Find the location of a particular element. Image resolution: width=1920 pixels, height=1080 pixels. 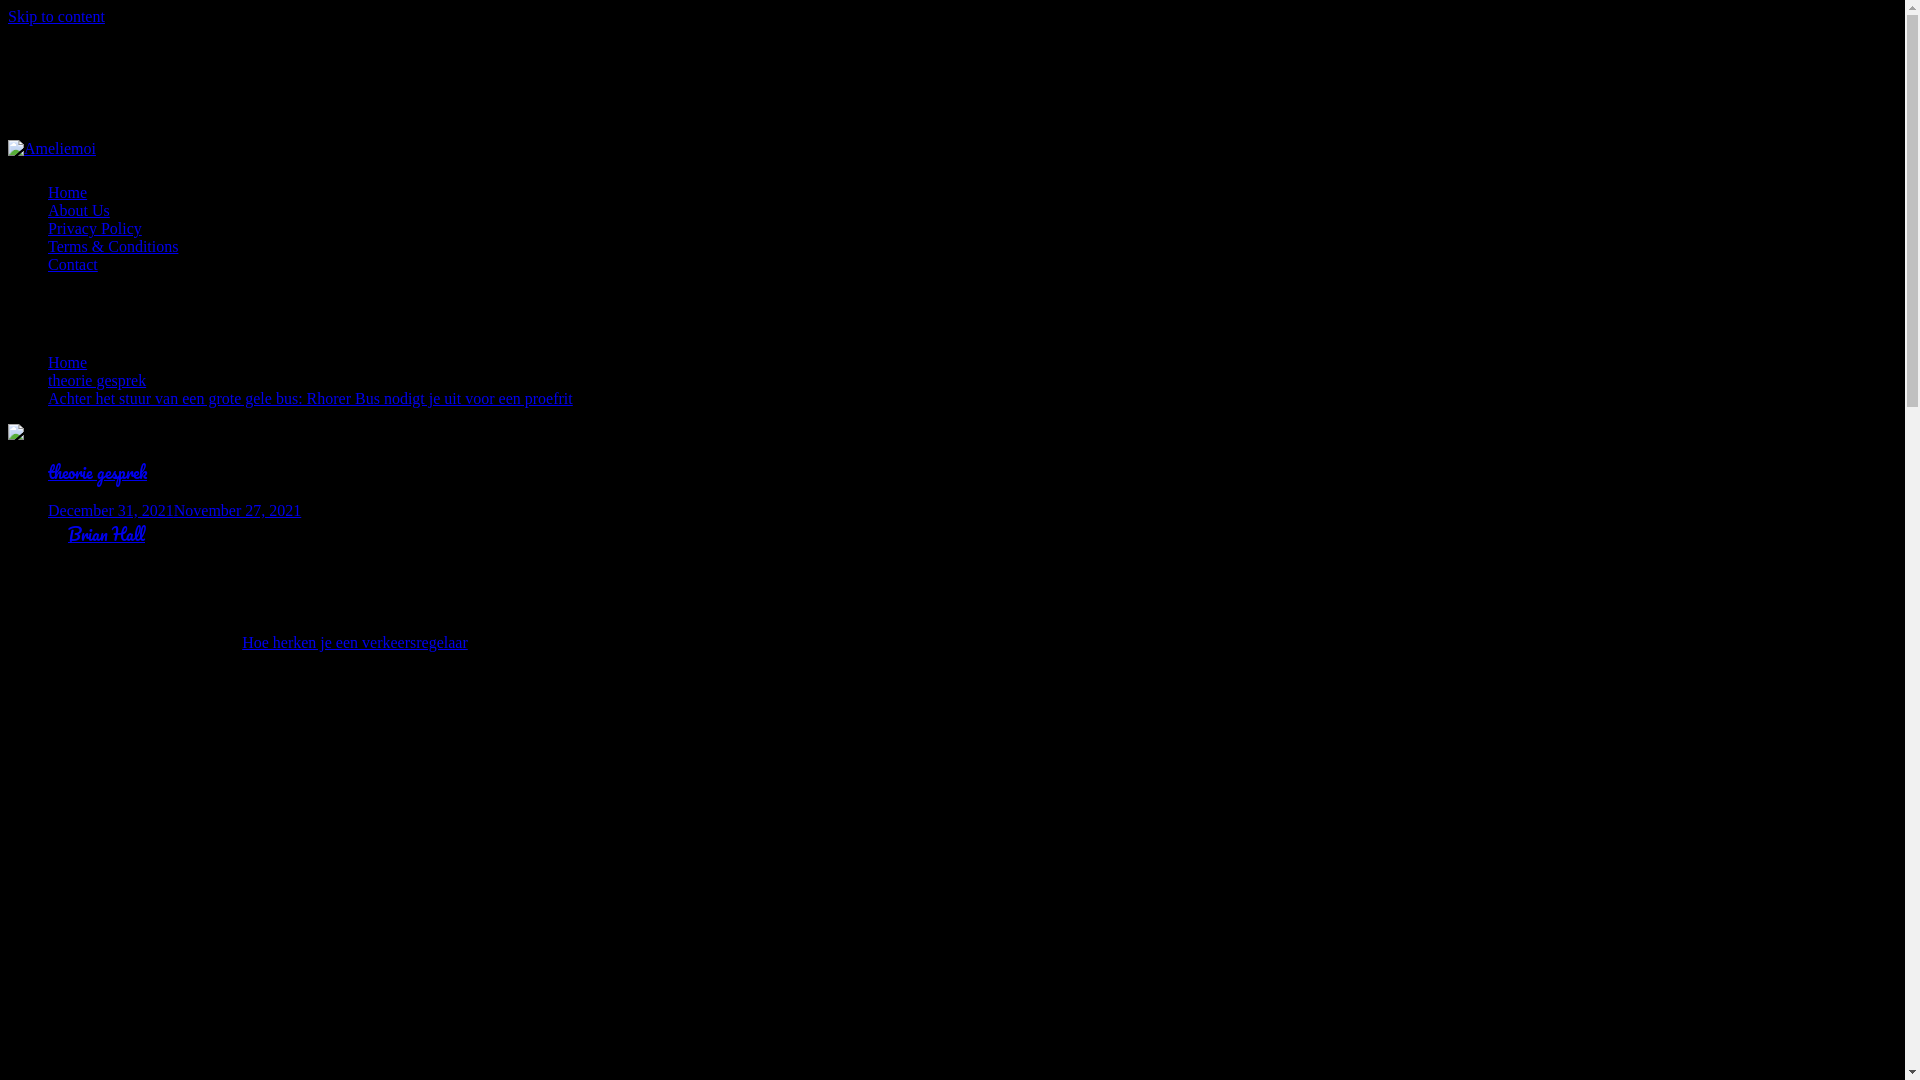

'About Us' is located at coordinates (48, 210).